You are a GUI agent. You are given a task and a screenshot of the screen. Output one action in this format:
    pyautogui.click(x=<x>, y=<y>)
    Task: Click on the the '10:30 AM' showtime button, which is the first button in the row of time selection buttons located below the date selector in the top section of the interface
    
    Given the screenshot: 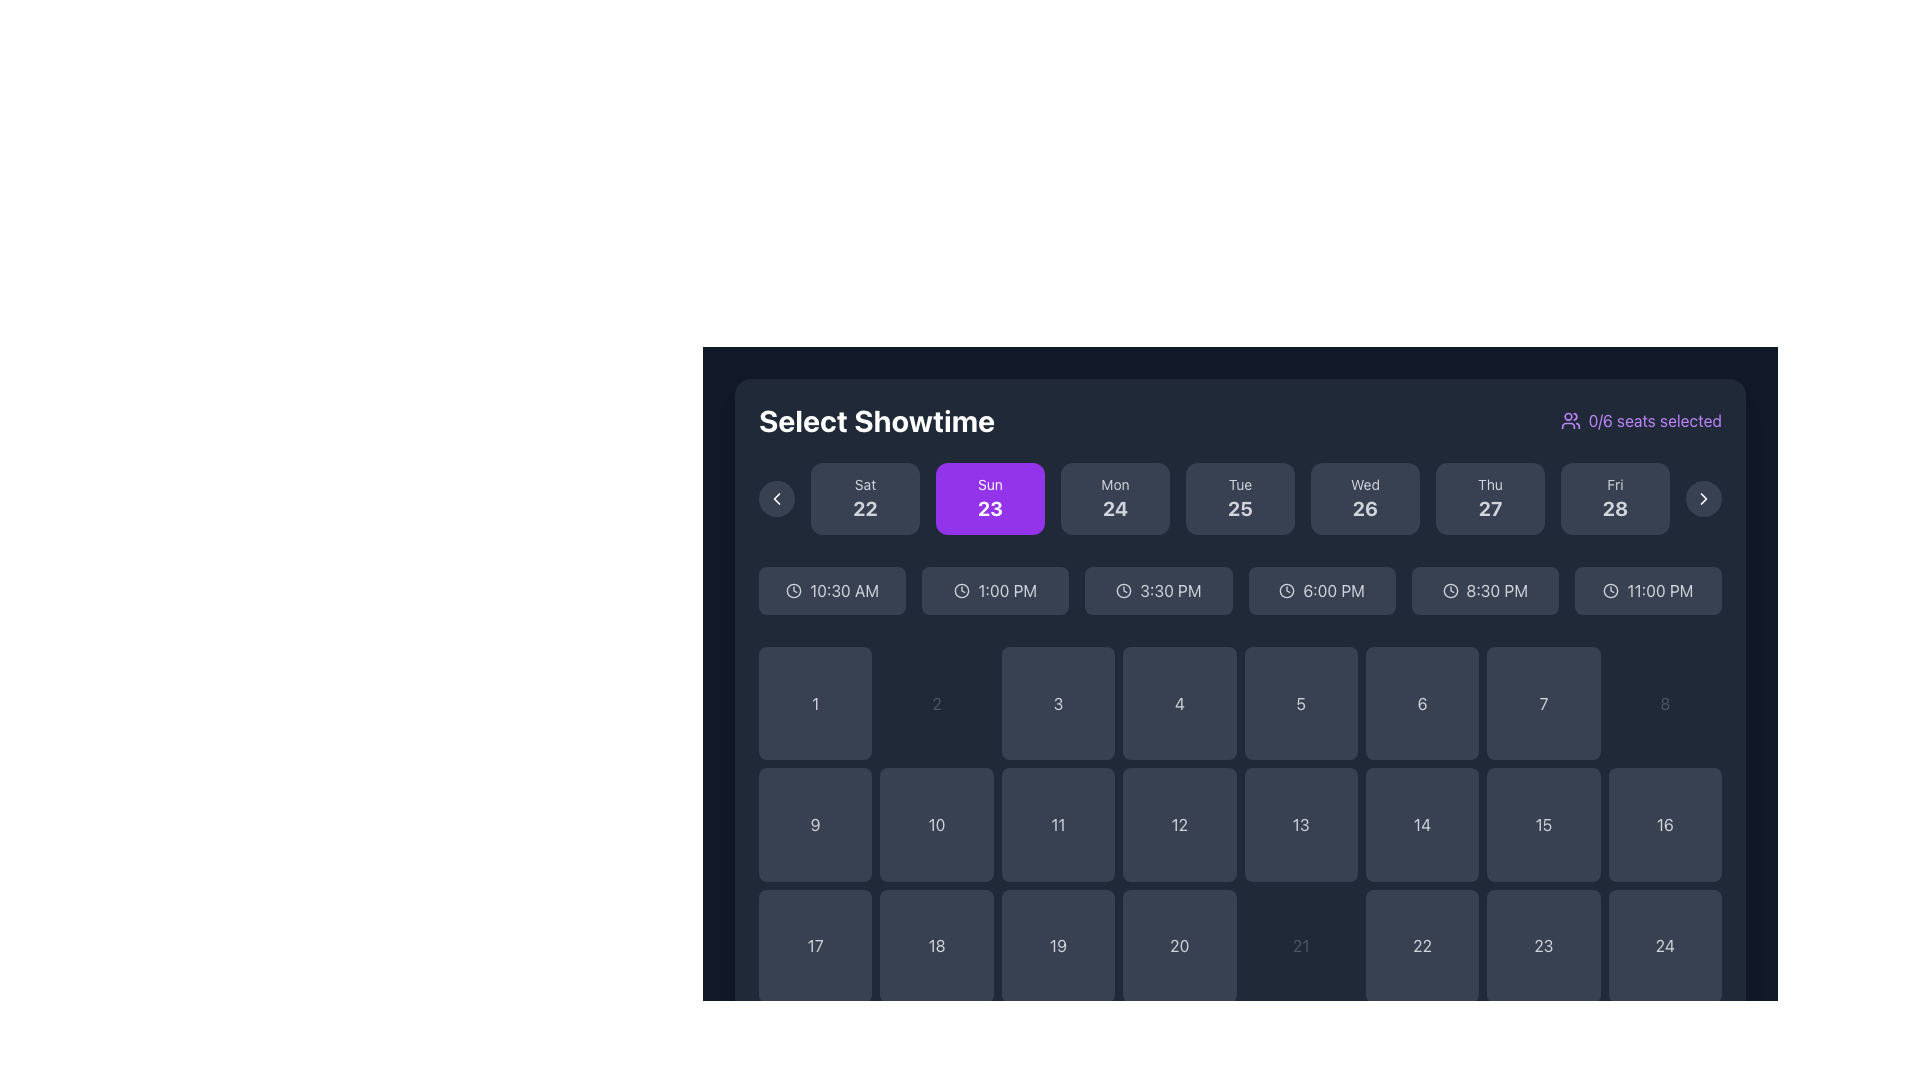 What is the action you would take?
    pyautogui.click(x=832, y=589)
    